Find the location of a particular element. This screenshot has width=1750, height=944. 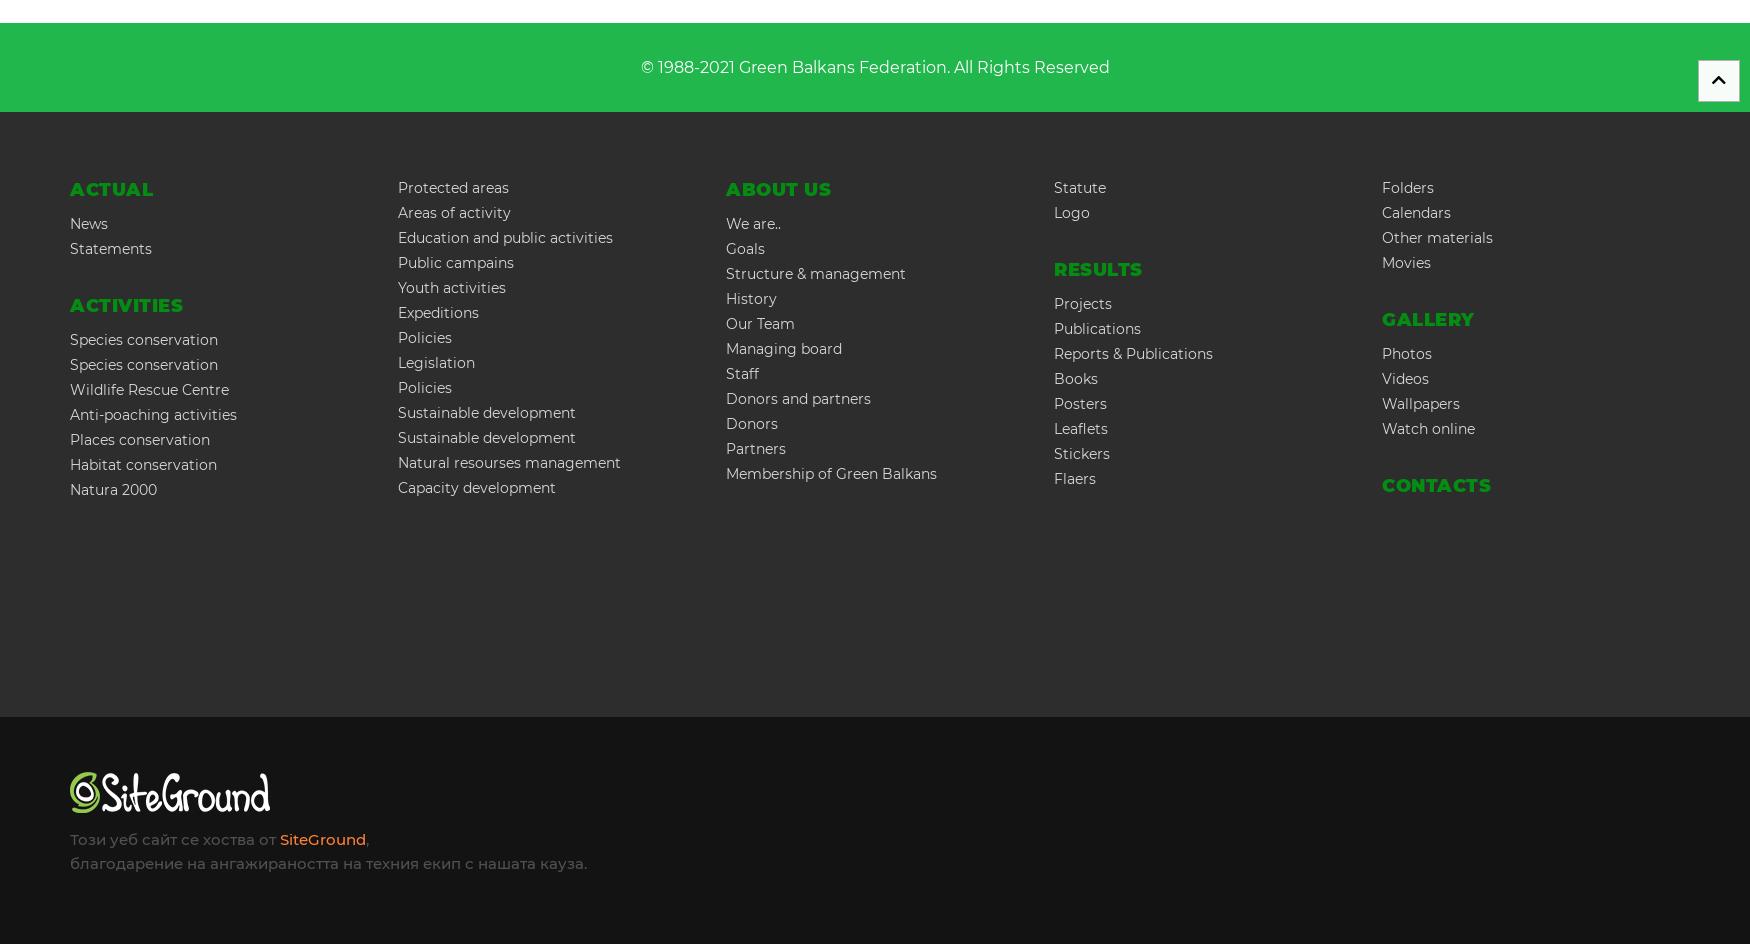

'SiteGround' is located at coordinates (323, 839).